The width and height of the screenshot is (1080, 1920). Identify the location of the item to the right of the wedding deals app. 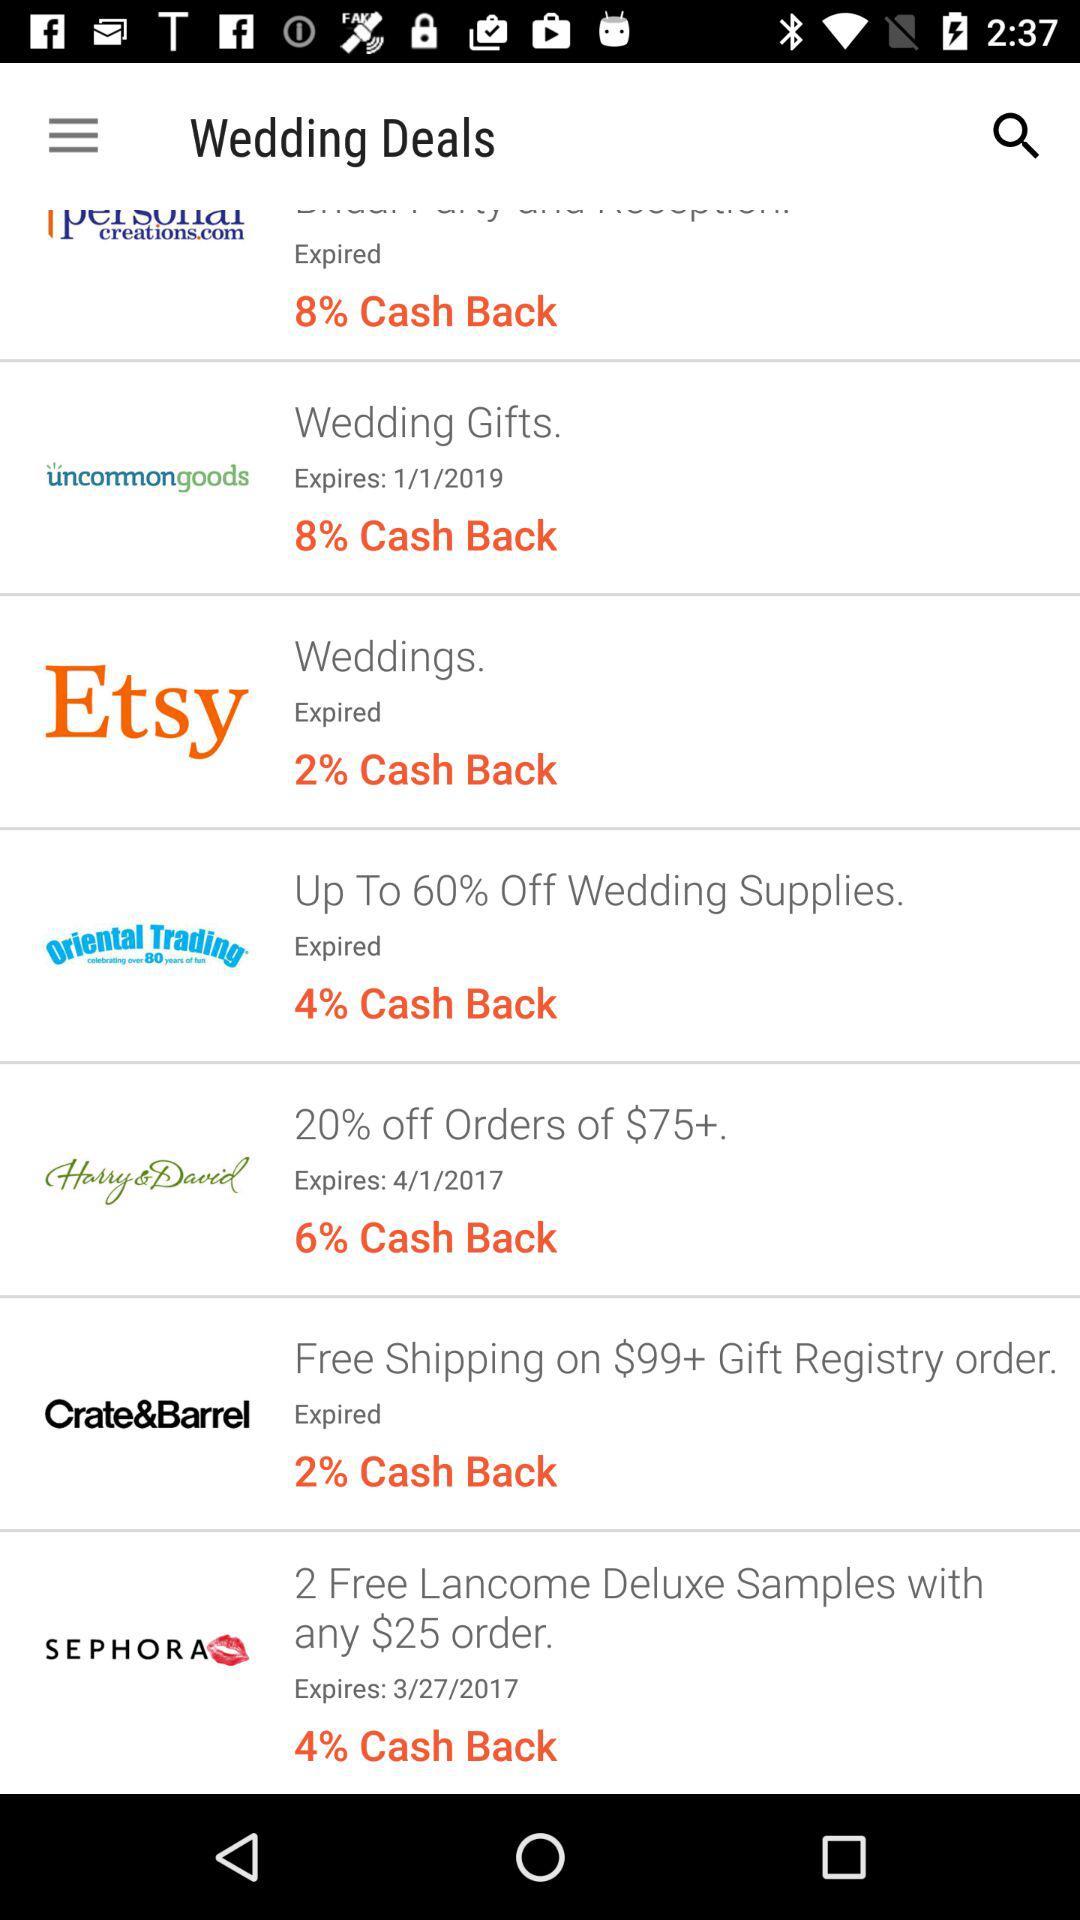
(1017, 135).